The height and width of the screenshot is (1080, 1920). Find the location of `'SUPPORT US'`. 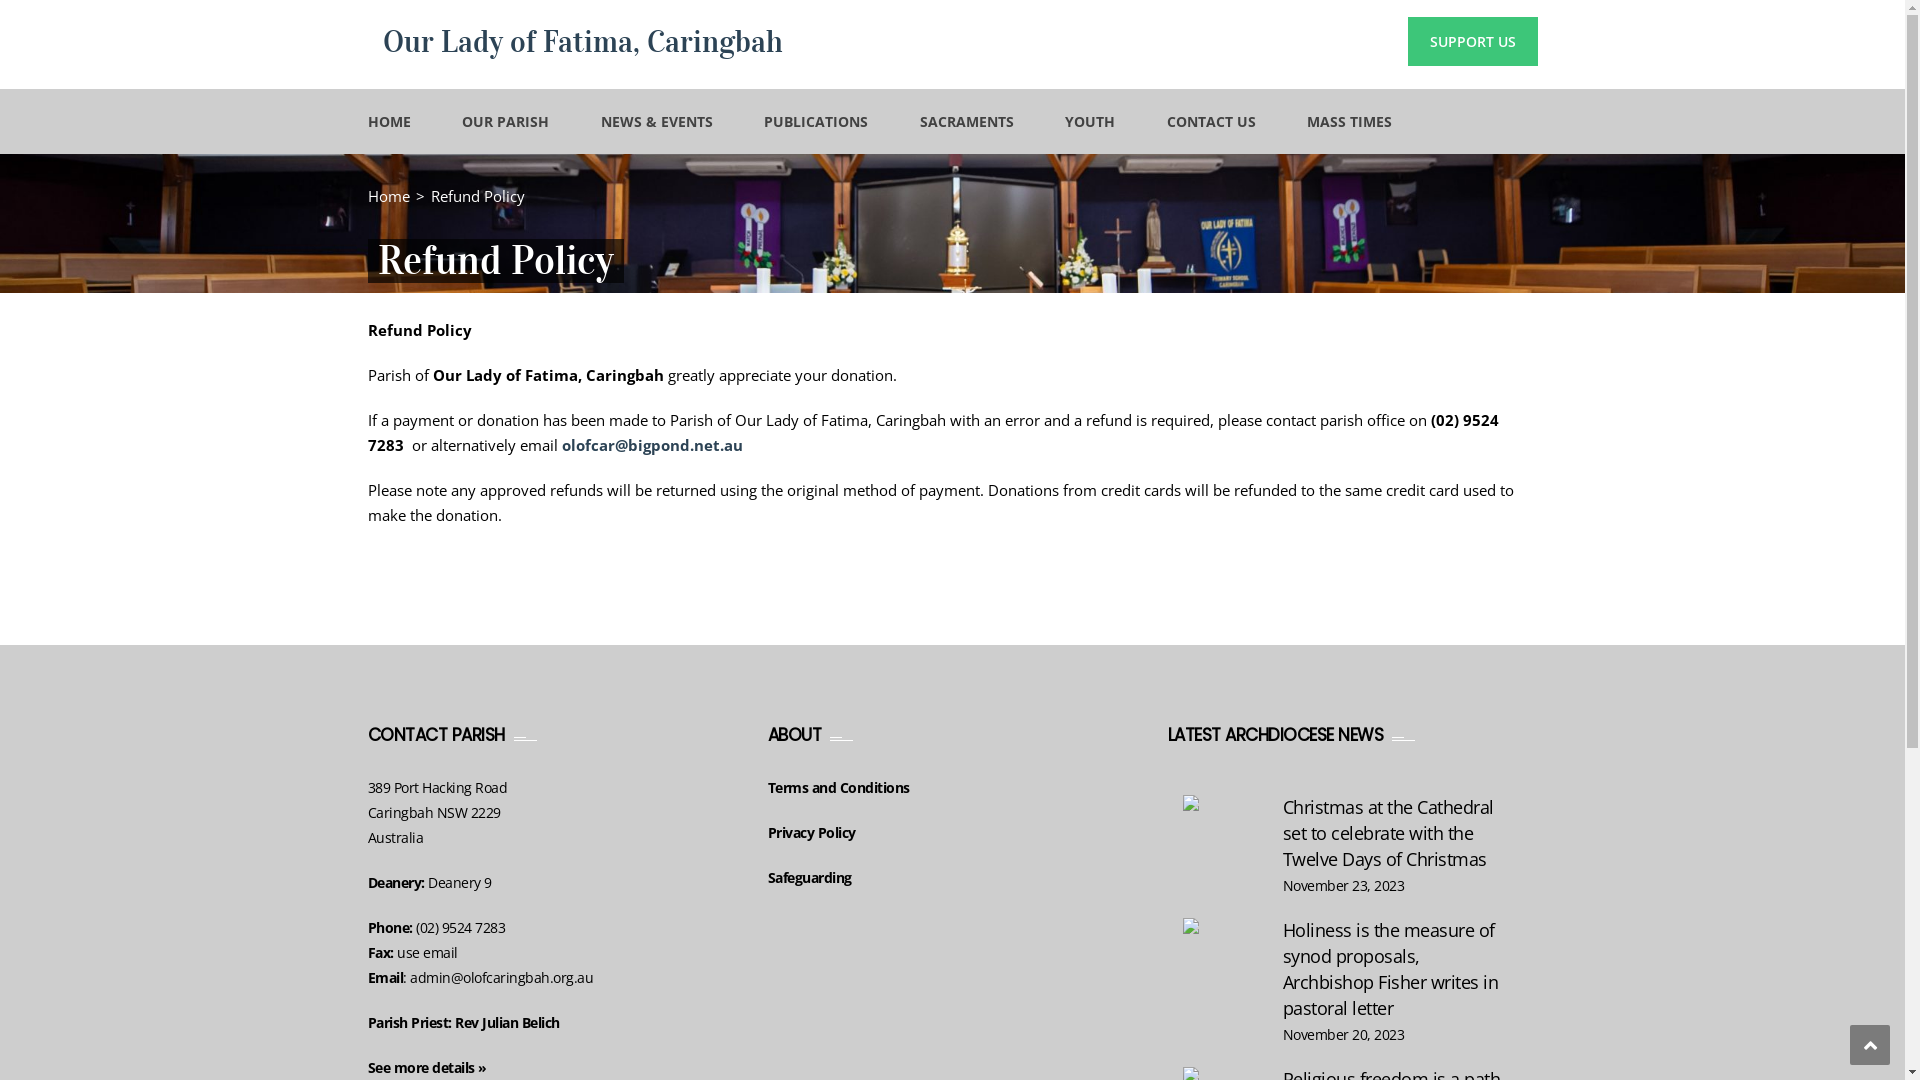

'SUPPORT US' is located at coordinates (1473, 41).